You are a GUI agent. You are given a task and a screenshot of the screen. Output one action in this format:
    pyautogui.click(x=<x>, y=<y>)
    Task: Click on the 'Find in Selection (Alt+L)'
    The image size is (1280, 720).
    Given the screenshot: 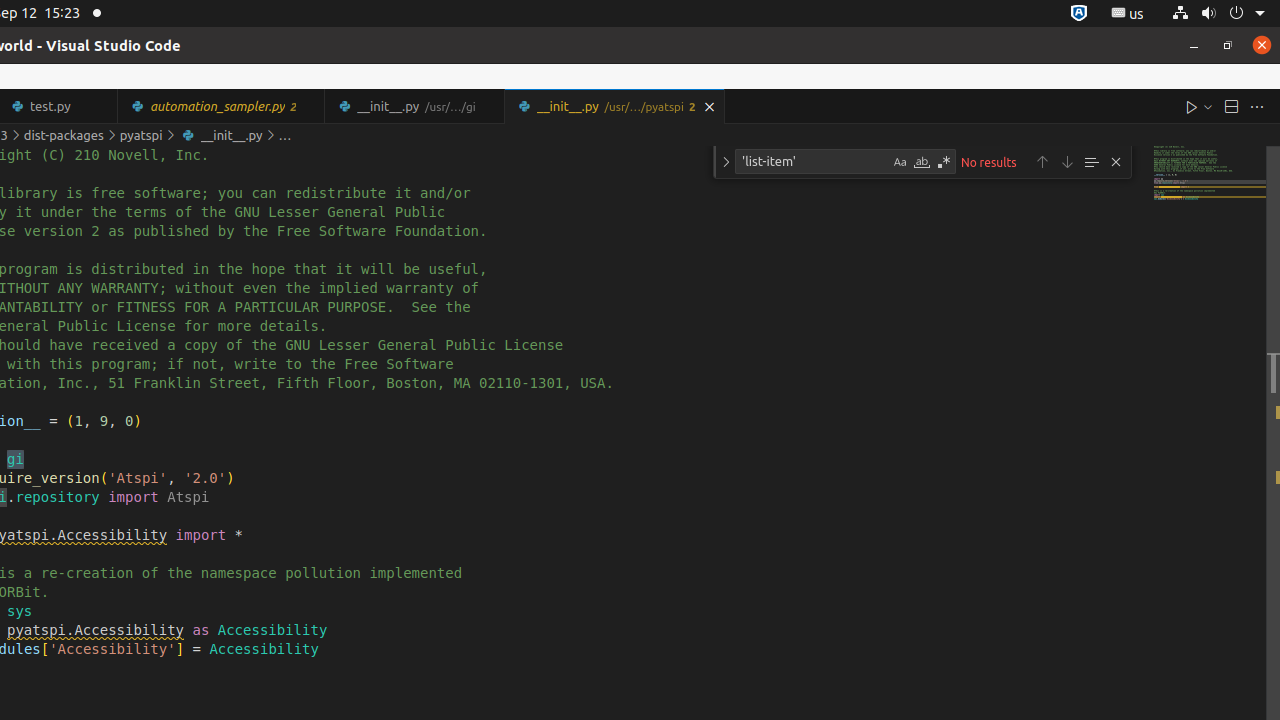 What is the action you would take?
    pyautogui.click(x=1089, y=160)
    